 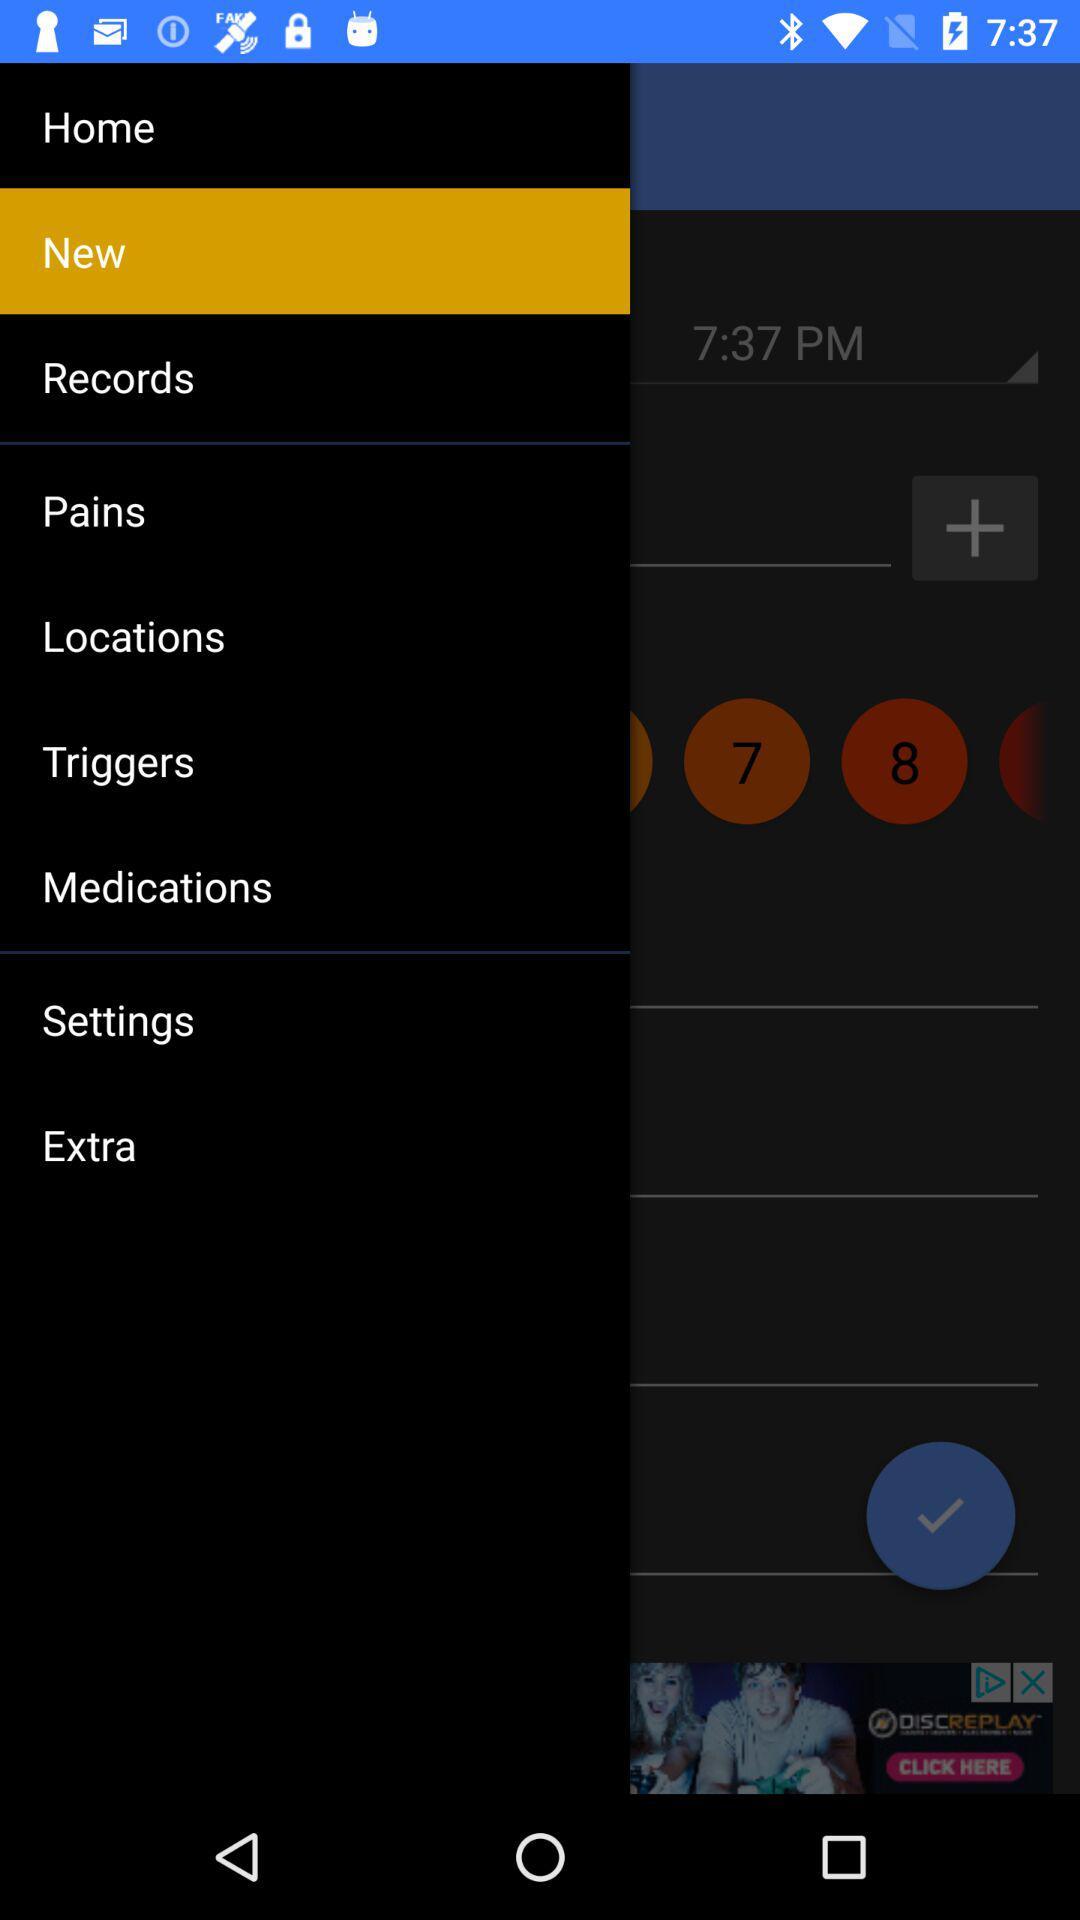 I want to click on the check icon, so click(x=940, y=1522).